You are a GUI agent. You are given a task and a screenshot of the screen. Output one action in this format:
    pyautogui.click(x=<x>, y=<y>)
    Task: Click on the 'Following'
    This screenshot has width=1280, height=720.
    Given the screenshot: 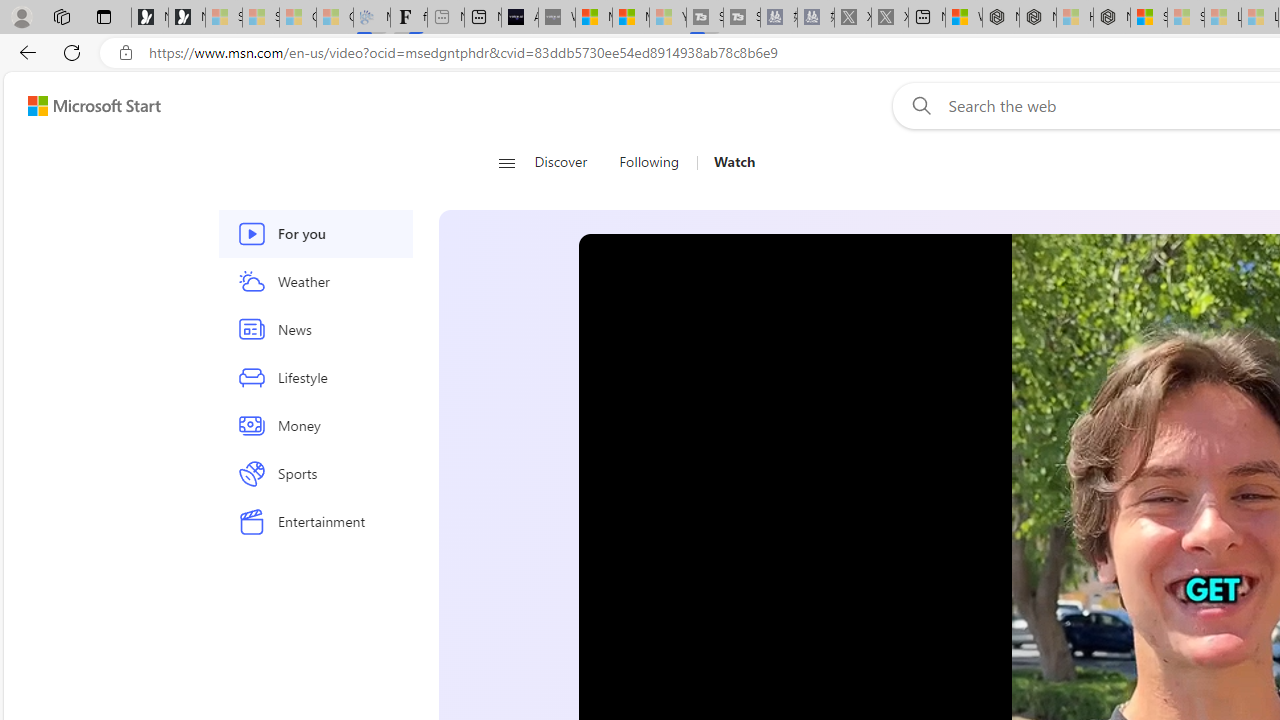 What is the action you would take?
    pyautogui.click(x=648, y=162)
    